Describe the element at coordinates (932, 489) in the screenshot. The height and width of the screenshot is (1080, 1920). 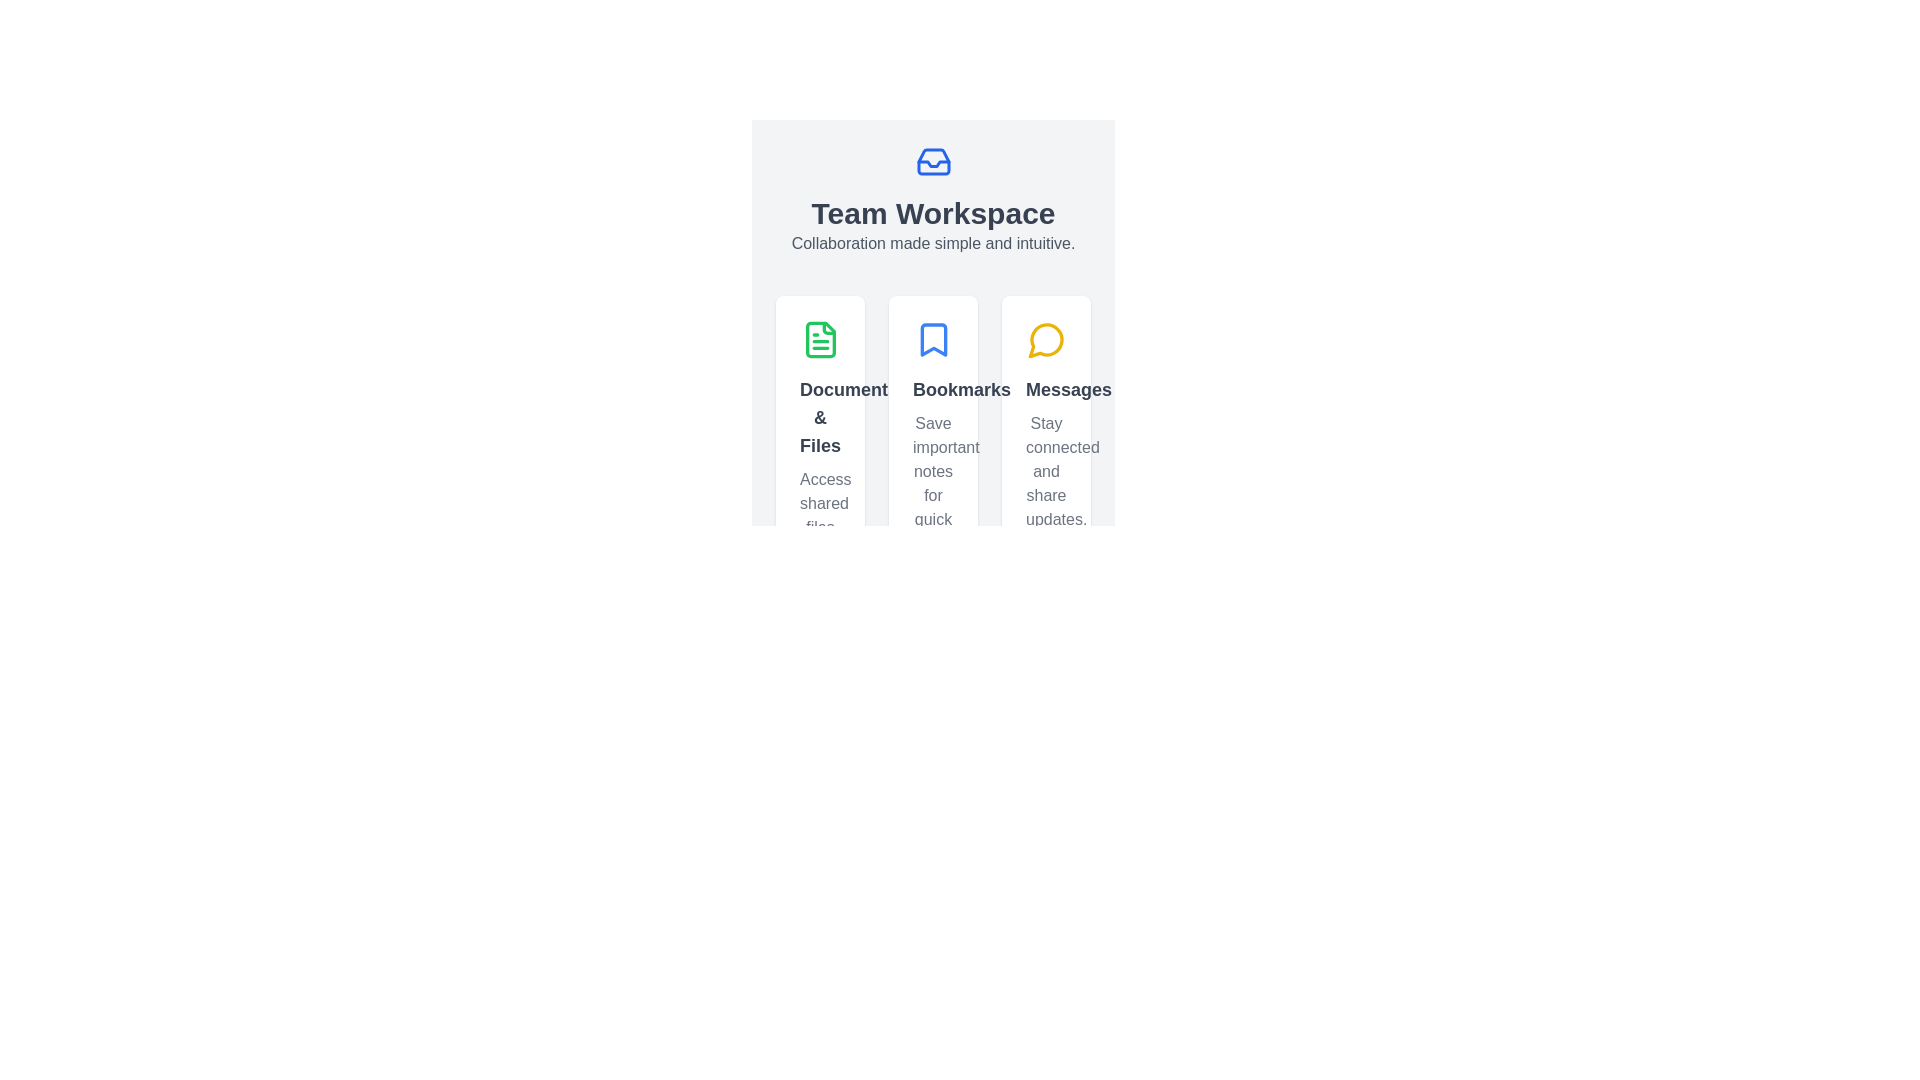
I see `the 'Bookmarks' feature overview panel, which is the second column under the 'Team Workspace' section, located between the 'Documents & Files' and 'Messages' panels` at that location.